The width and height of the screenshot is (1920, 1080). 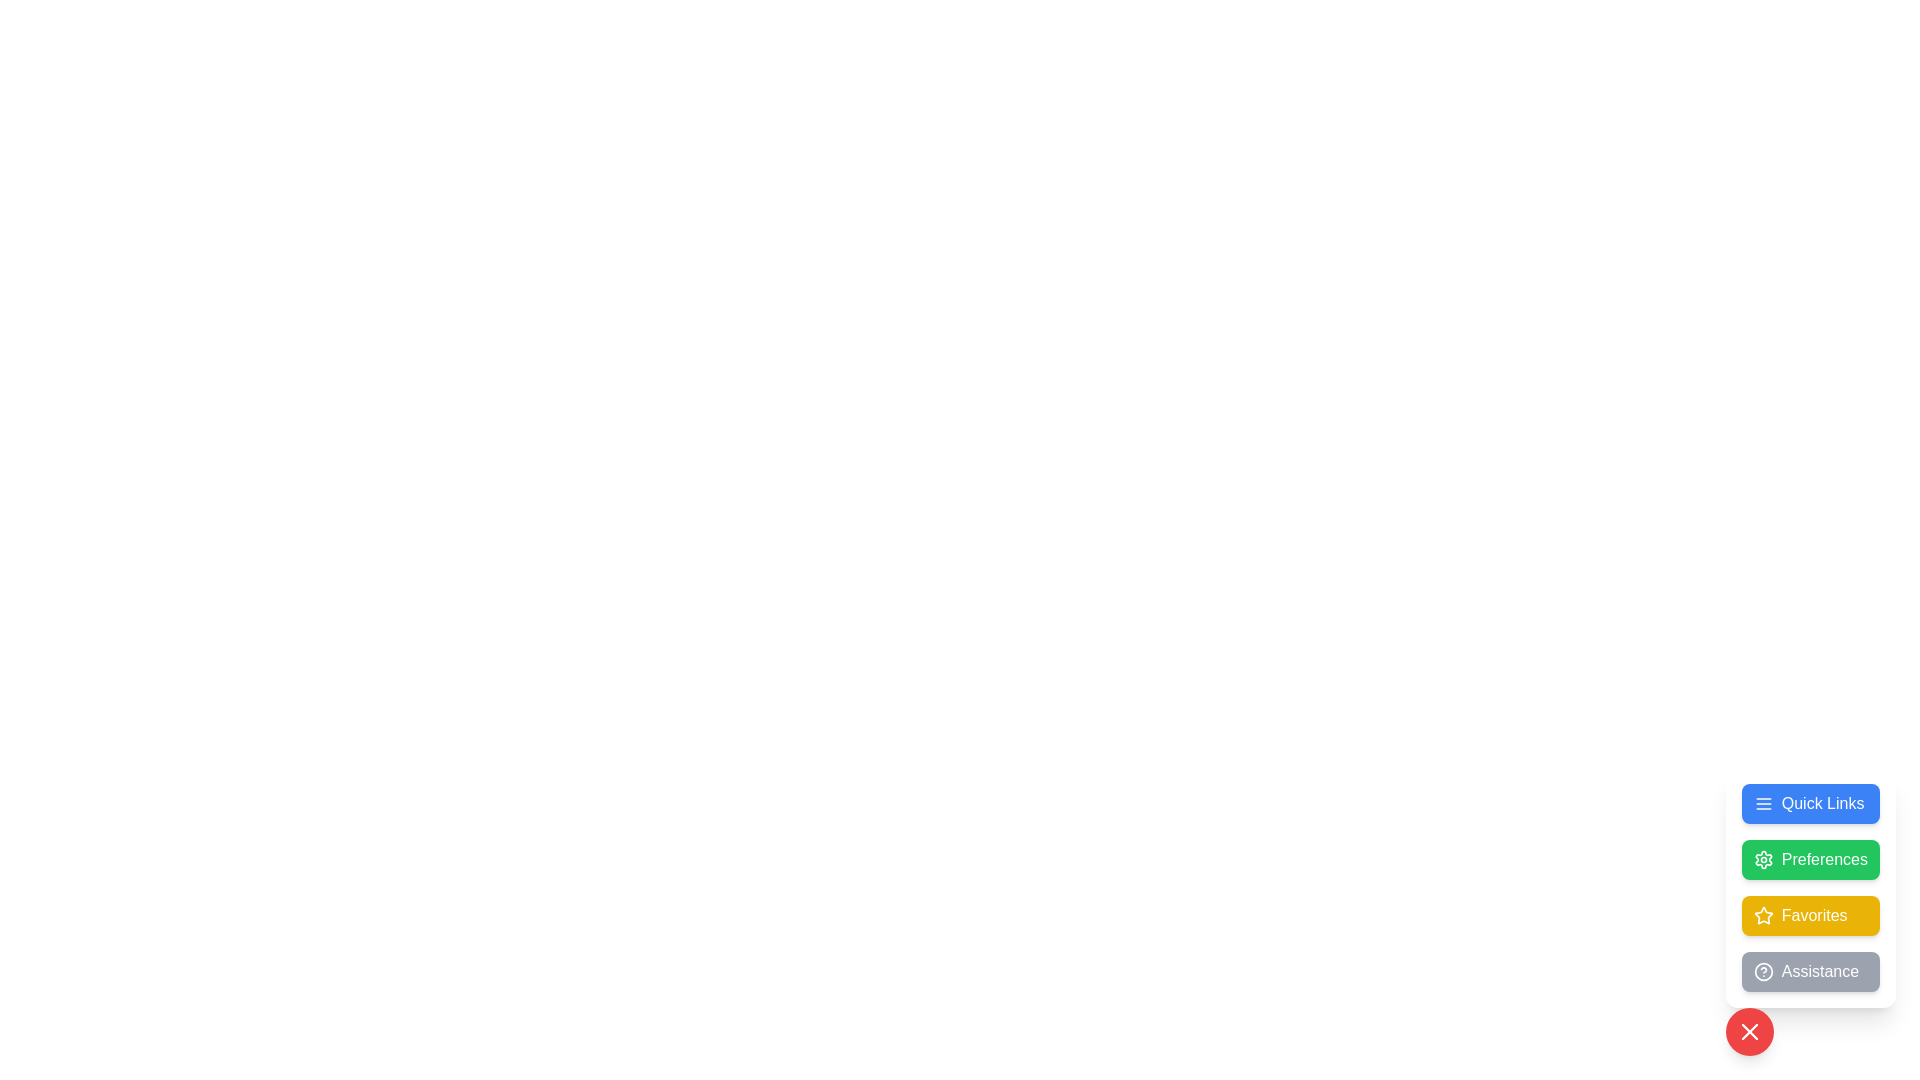 What do you see at coordinates (1810, 859) in the screenshot?
I see `the green rounded rectangle button with white text and a settings gear icon, located second from the top in the vertical stack of buttons` at bounding box center [1810, 859].